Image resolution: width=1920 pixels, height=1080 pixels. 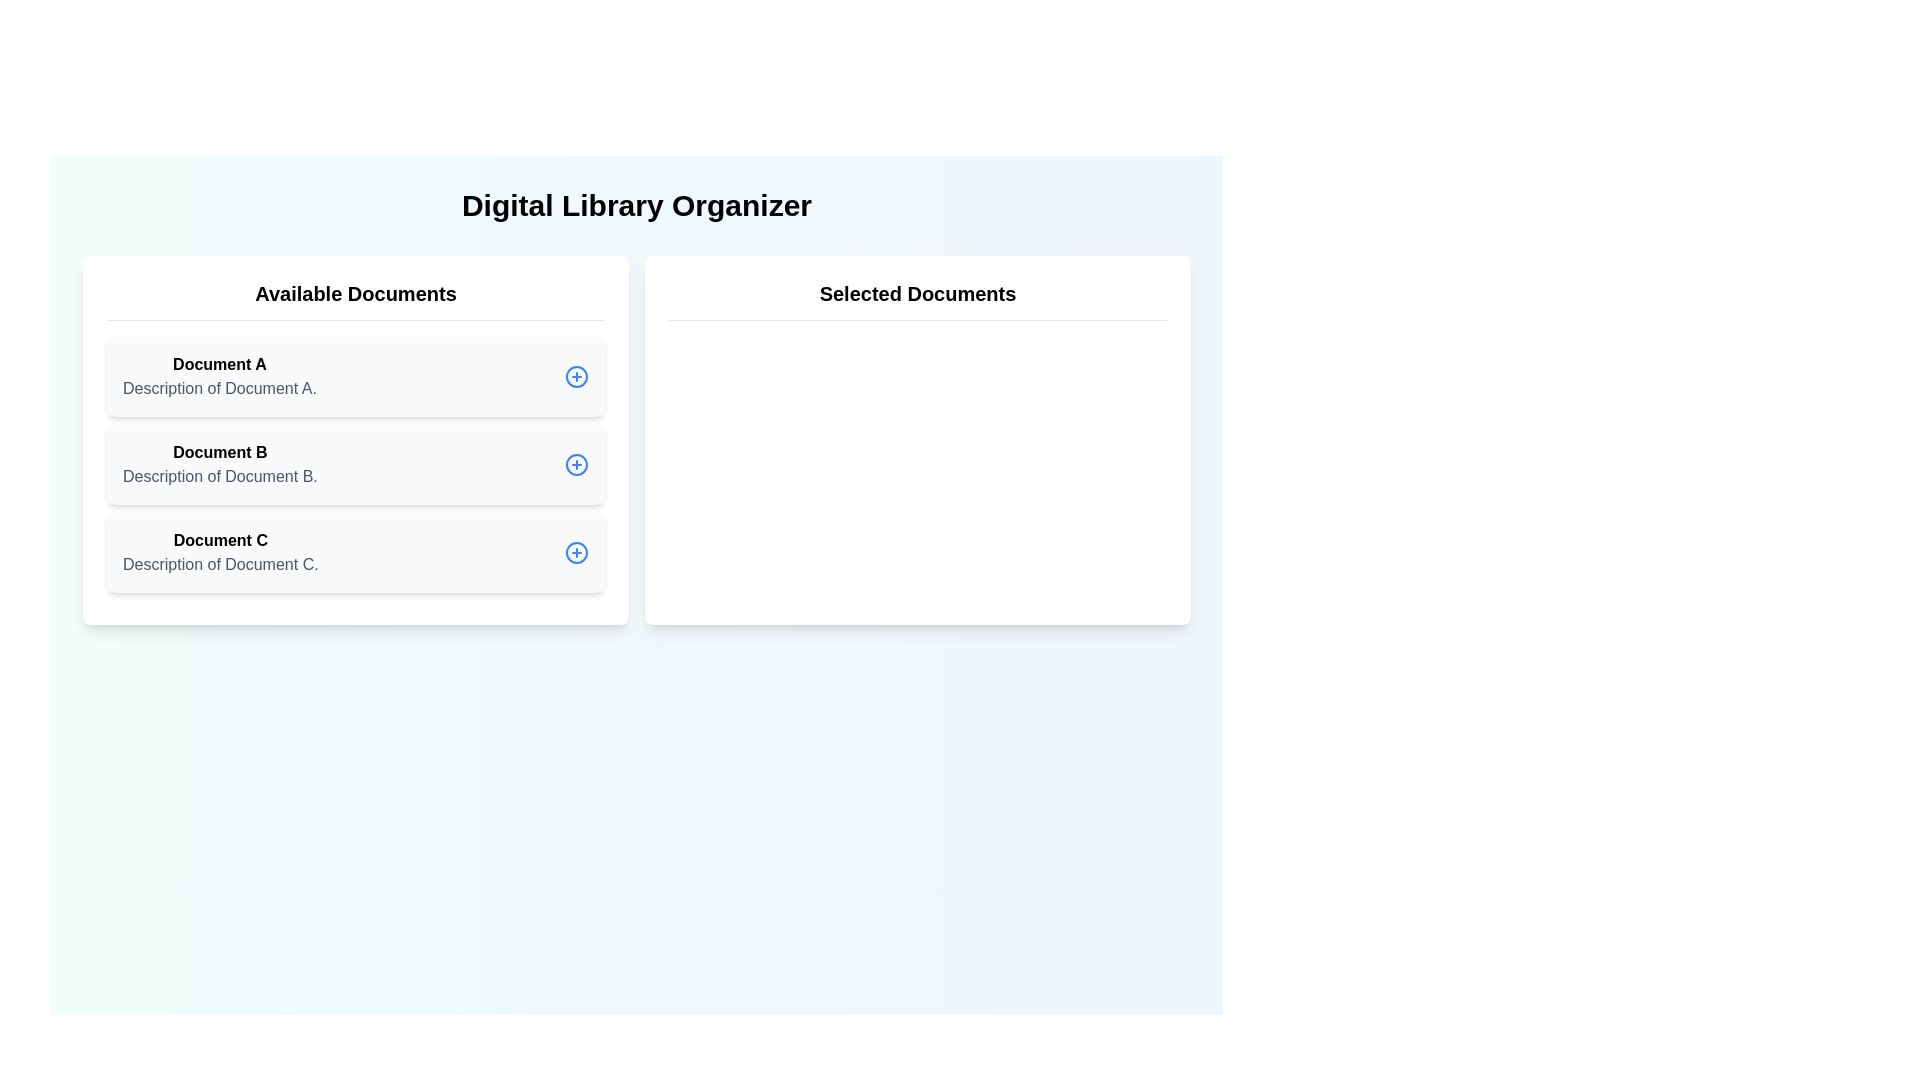 I want to click on the circular button at the end of the row for 'Document A' in the 'Available Documents' list, so click(x=575, y=377).